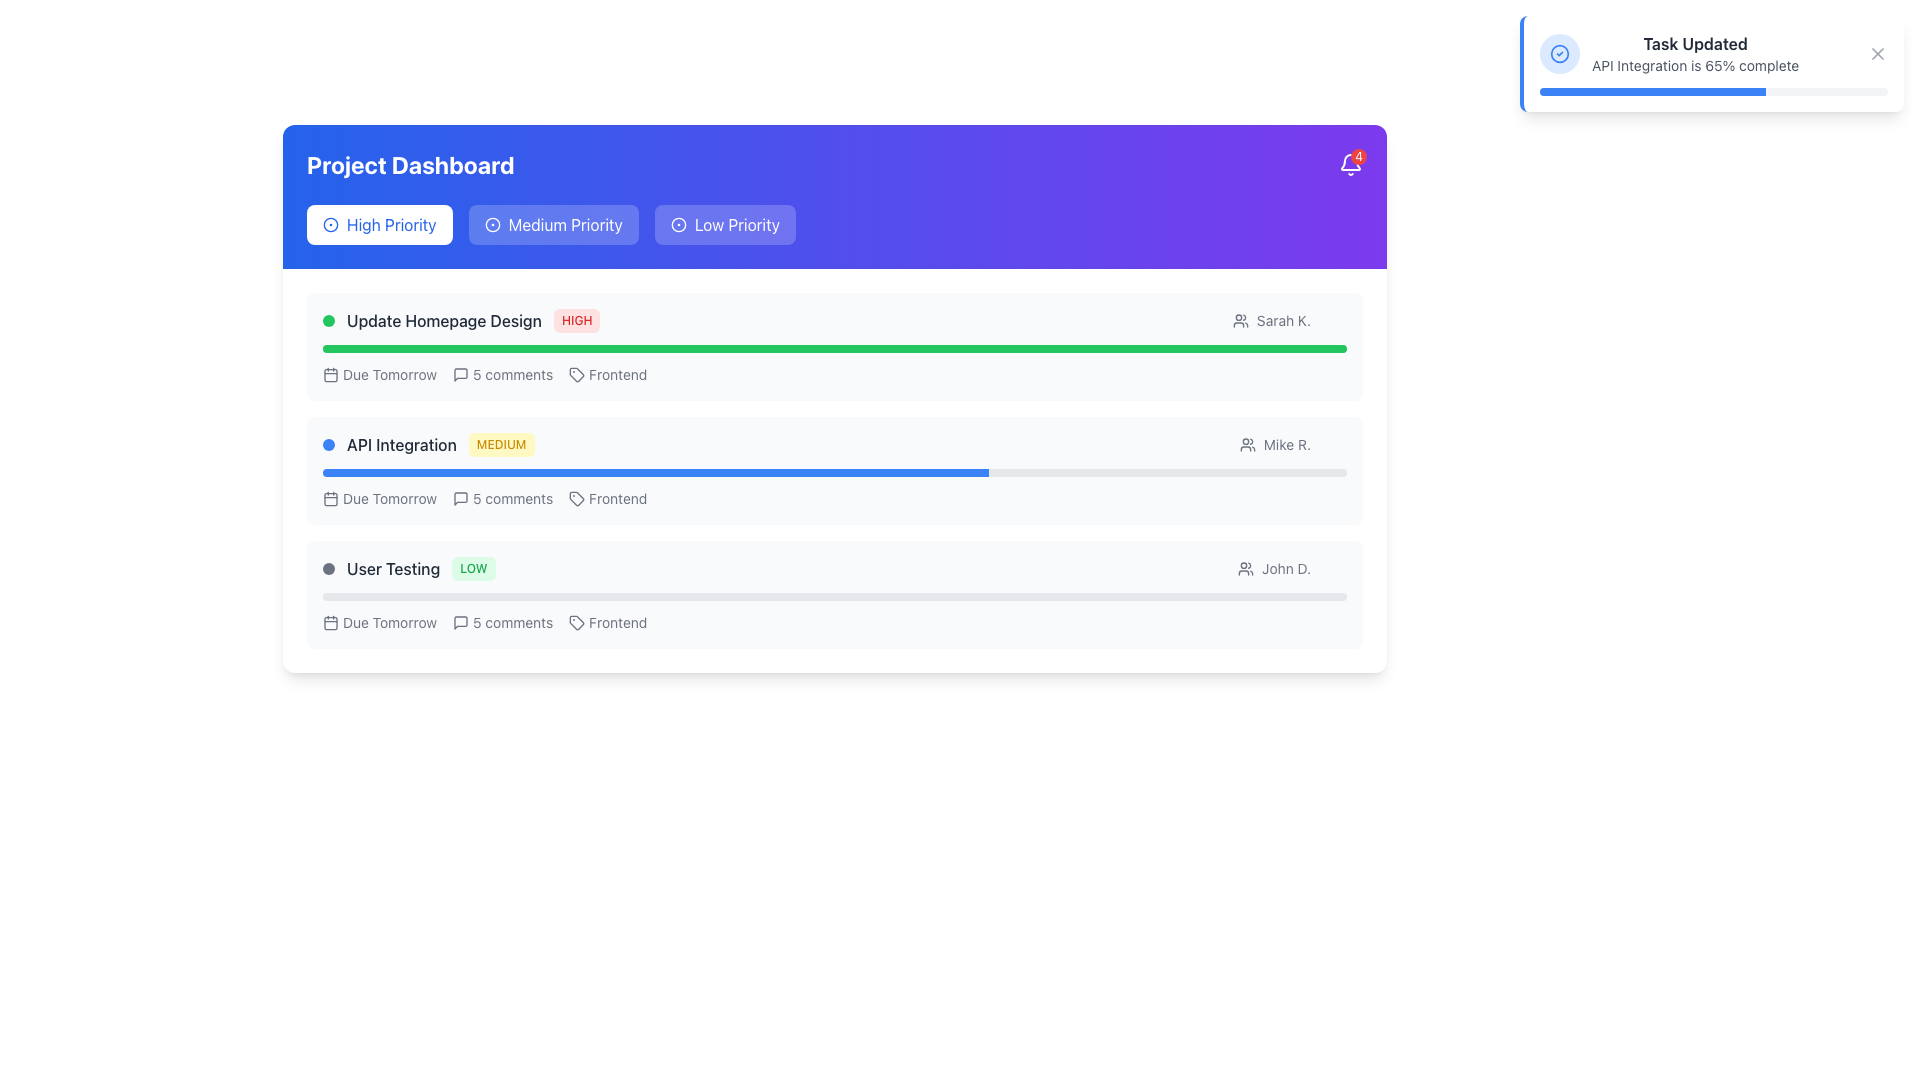  Describe the element at coordinates (576, 319) in the screenshot. I see `the 'HIGH' priority badge located to the right of the 'Update Homepage Design' title in the 'Project Dashboard' area` at that location.